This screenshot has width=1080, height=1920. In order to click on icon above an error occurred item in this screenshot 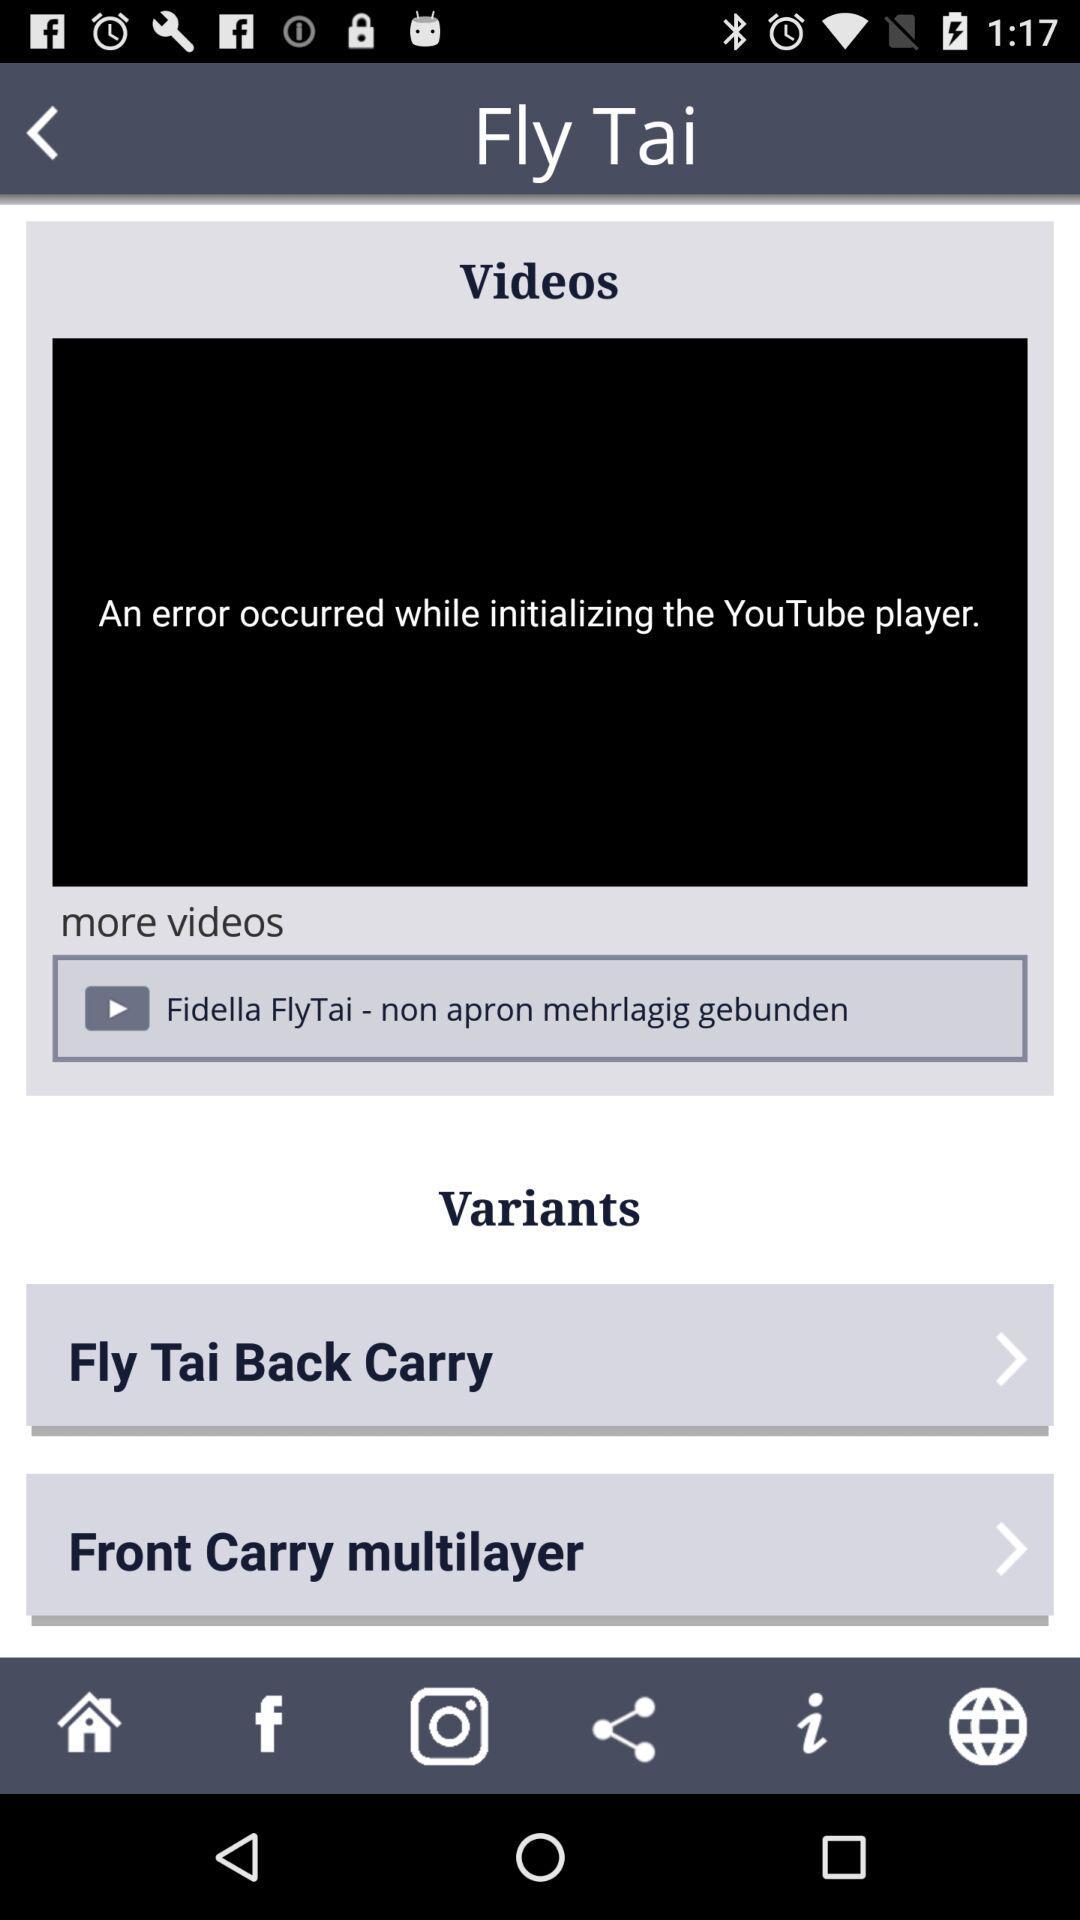, I will do `click(80, 132)`.